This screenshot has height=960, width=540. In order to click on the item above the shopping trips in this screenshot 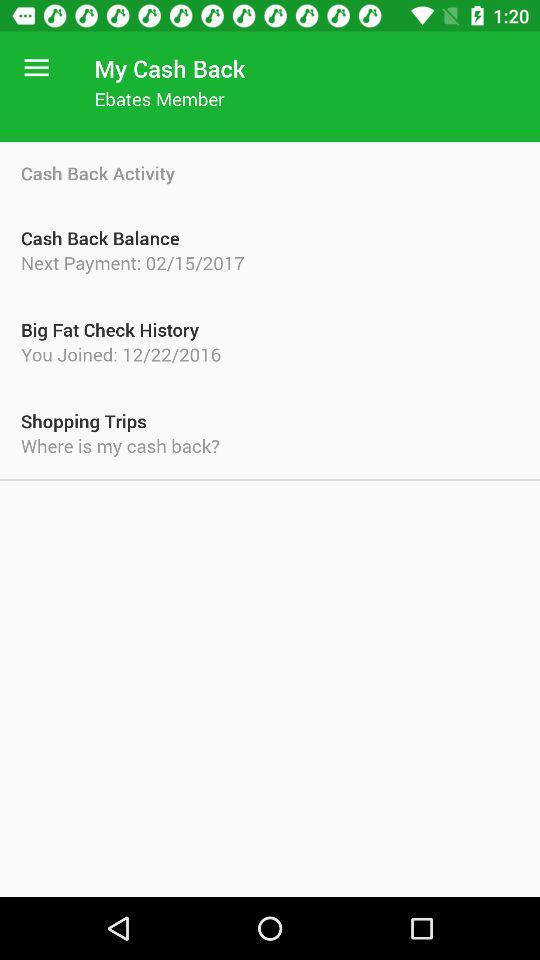, I will do `click(270, 354)`.